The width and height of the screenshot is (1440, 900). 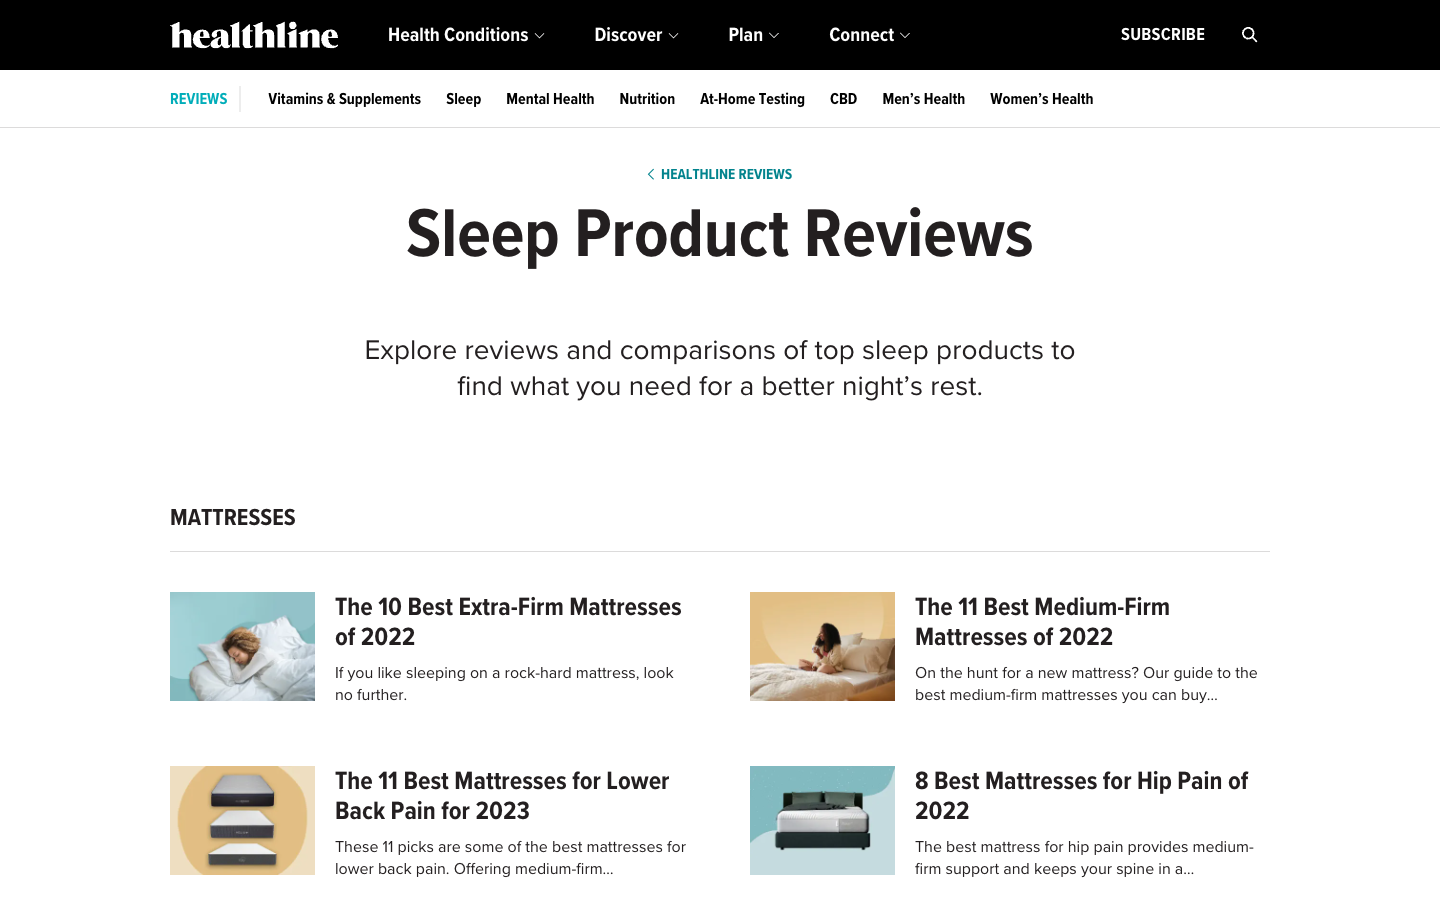 I want to click on Engage in additional readings on Nutrition, so click(x=646, y=98).